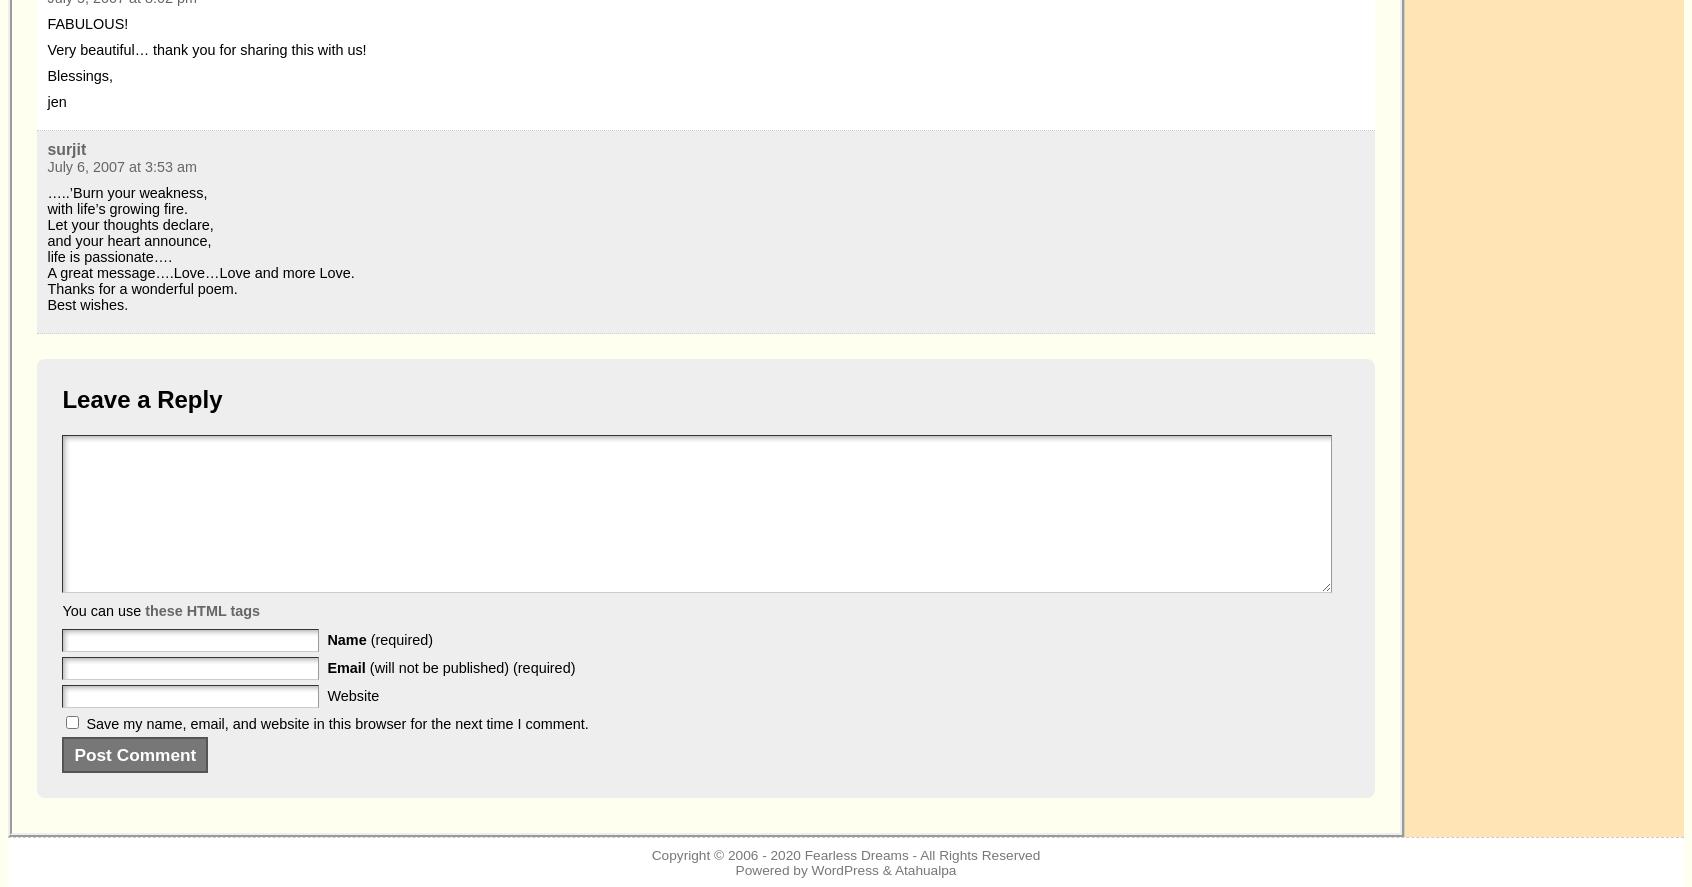 Image resolution: width=1692 pixels, height=887 pixels. Describe the element at coordinates (925, 869) in the screenshot. I see `'Atahualpa'` at that location.